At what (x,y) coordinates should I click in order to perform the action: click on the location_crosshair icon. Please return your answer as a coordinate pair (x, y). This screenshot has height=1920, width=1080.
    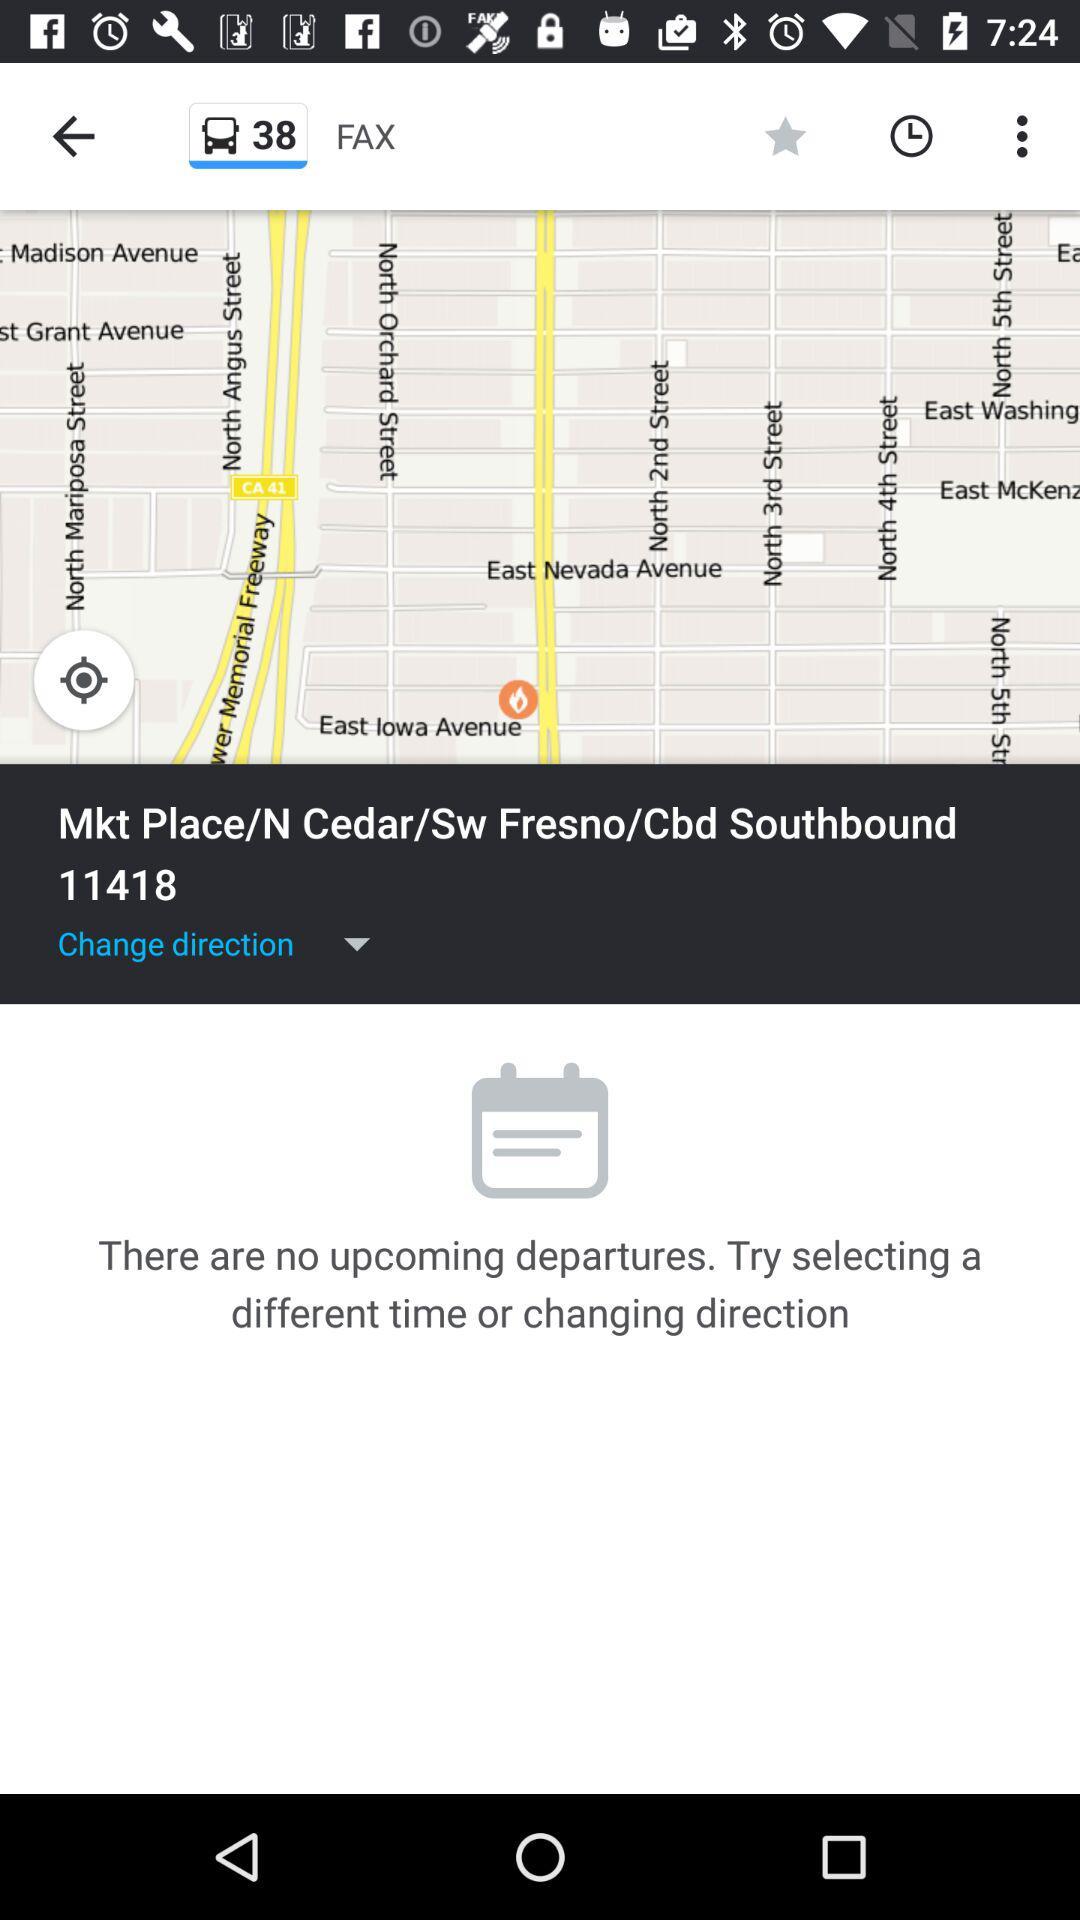
    Looking at the image, I should click on (83, 680).